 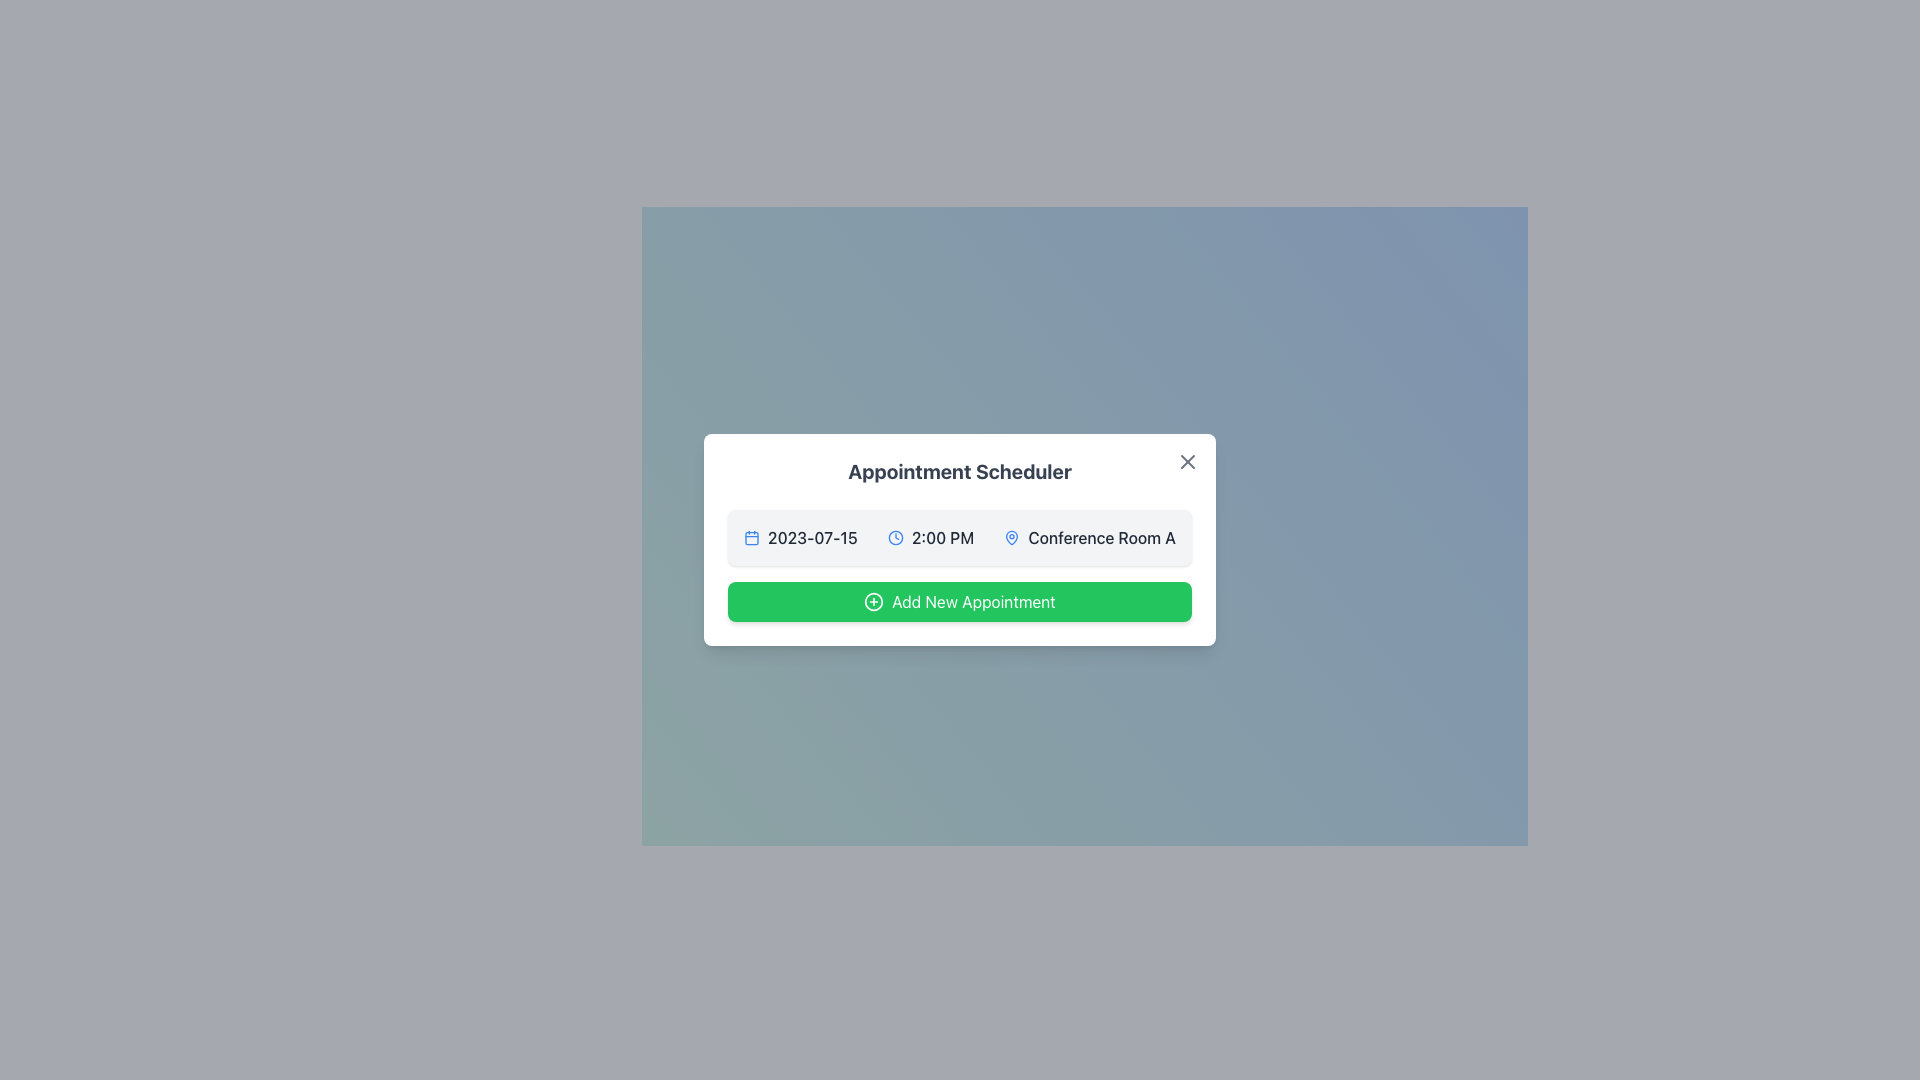 I want to click on the calendar SVG icon located to the far-left side of the row containing the date text '2023-07-15', so click(x=751, y=536).